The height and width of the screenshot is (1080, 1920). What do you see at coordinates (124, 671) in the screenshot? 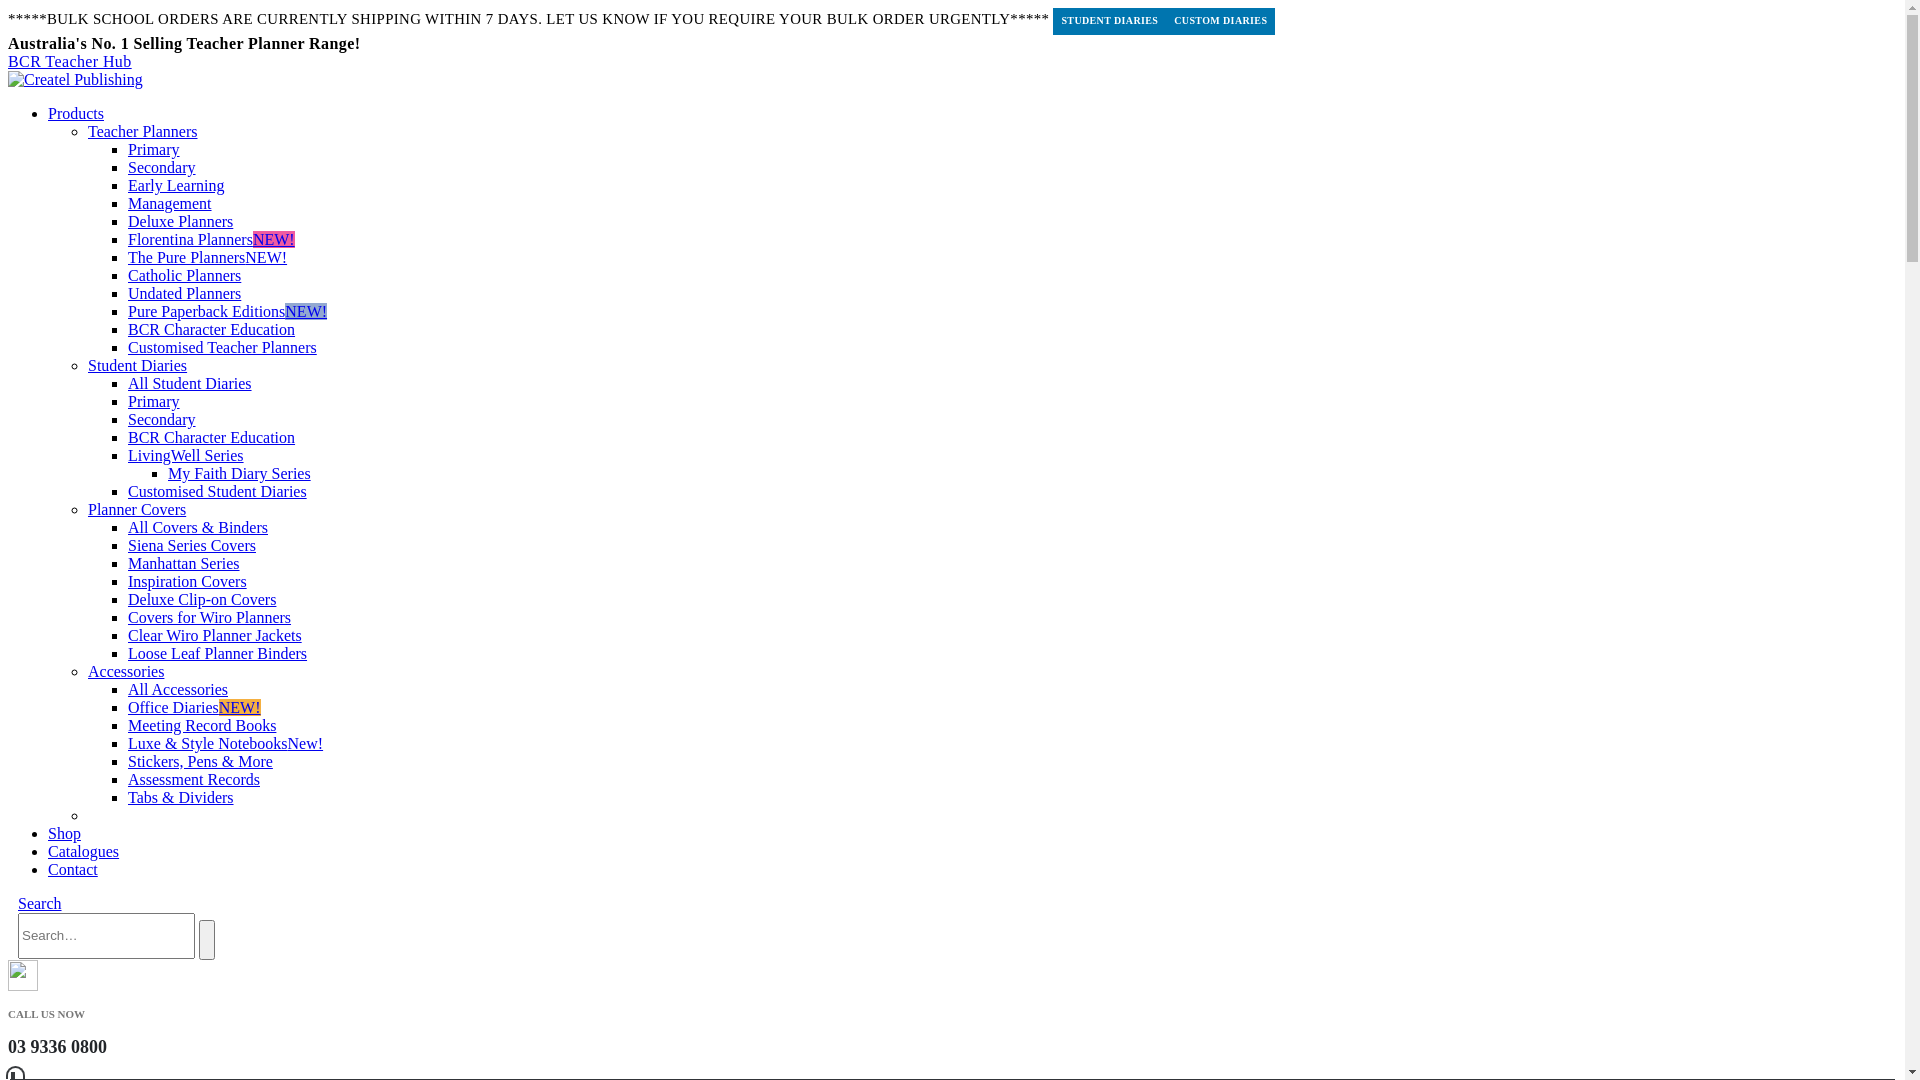
I see `'Accessories'` at bounding box center [124, 671].